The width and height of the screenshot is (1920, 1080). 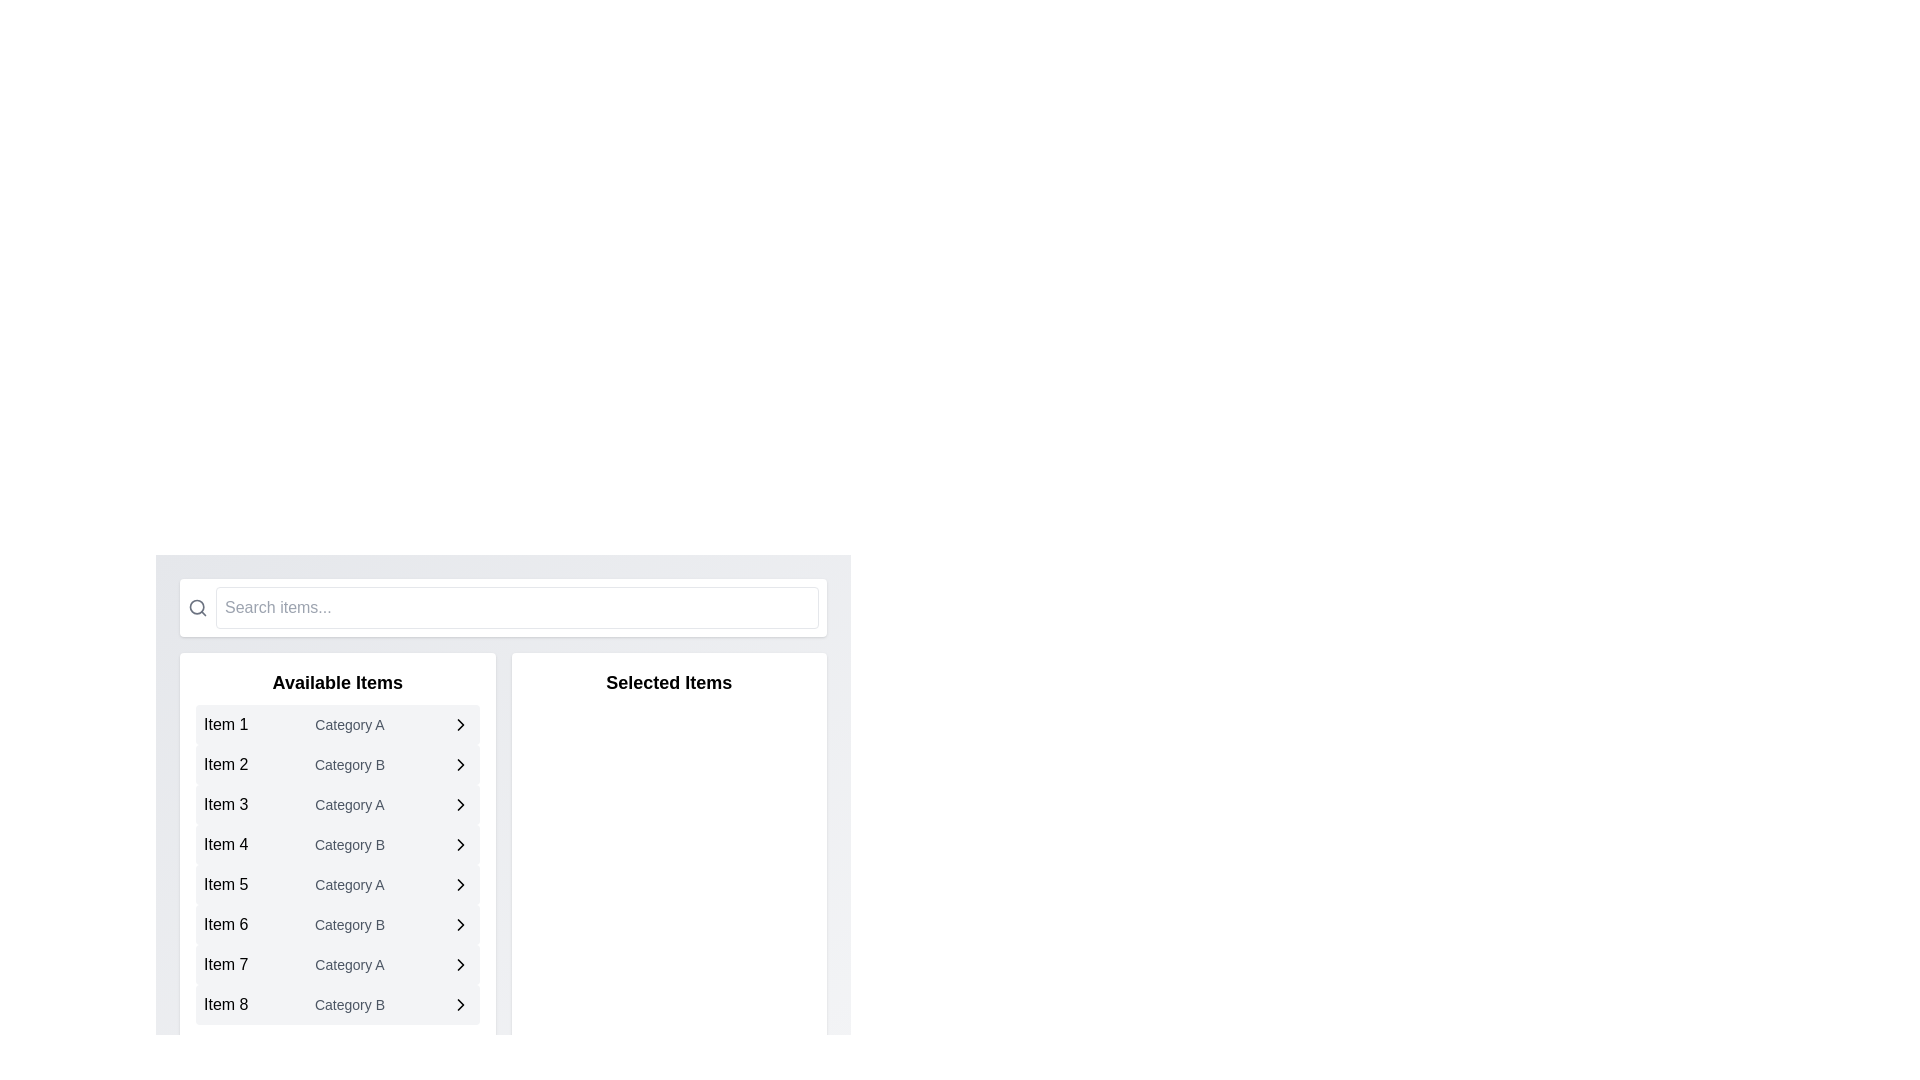 What do you see at coordinates (460, 725) in the screenshot?
I see `the right-facing chevron icon element located in the 'Available Items' column next to 'Category A' under 'Item 1'` at bounding box center [460, 725].